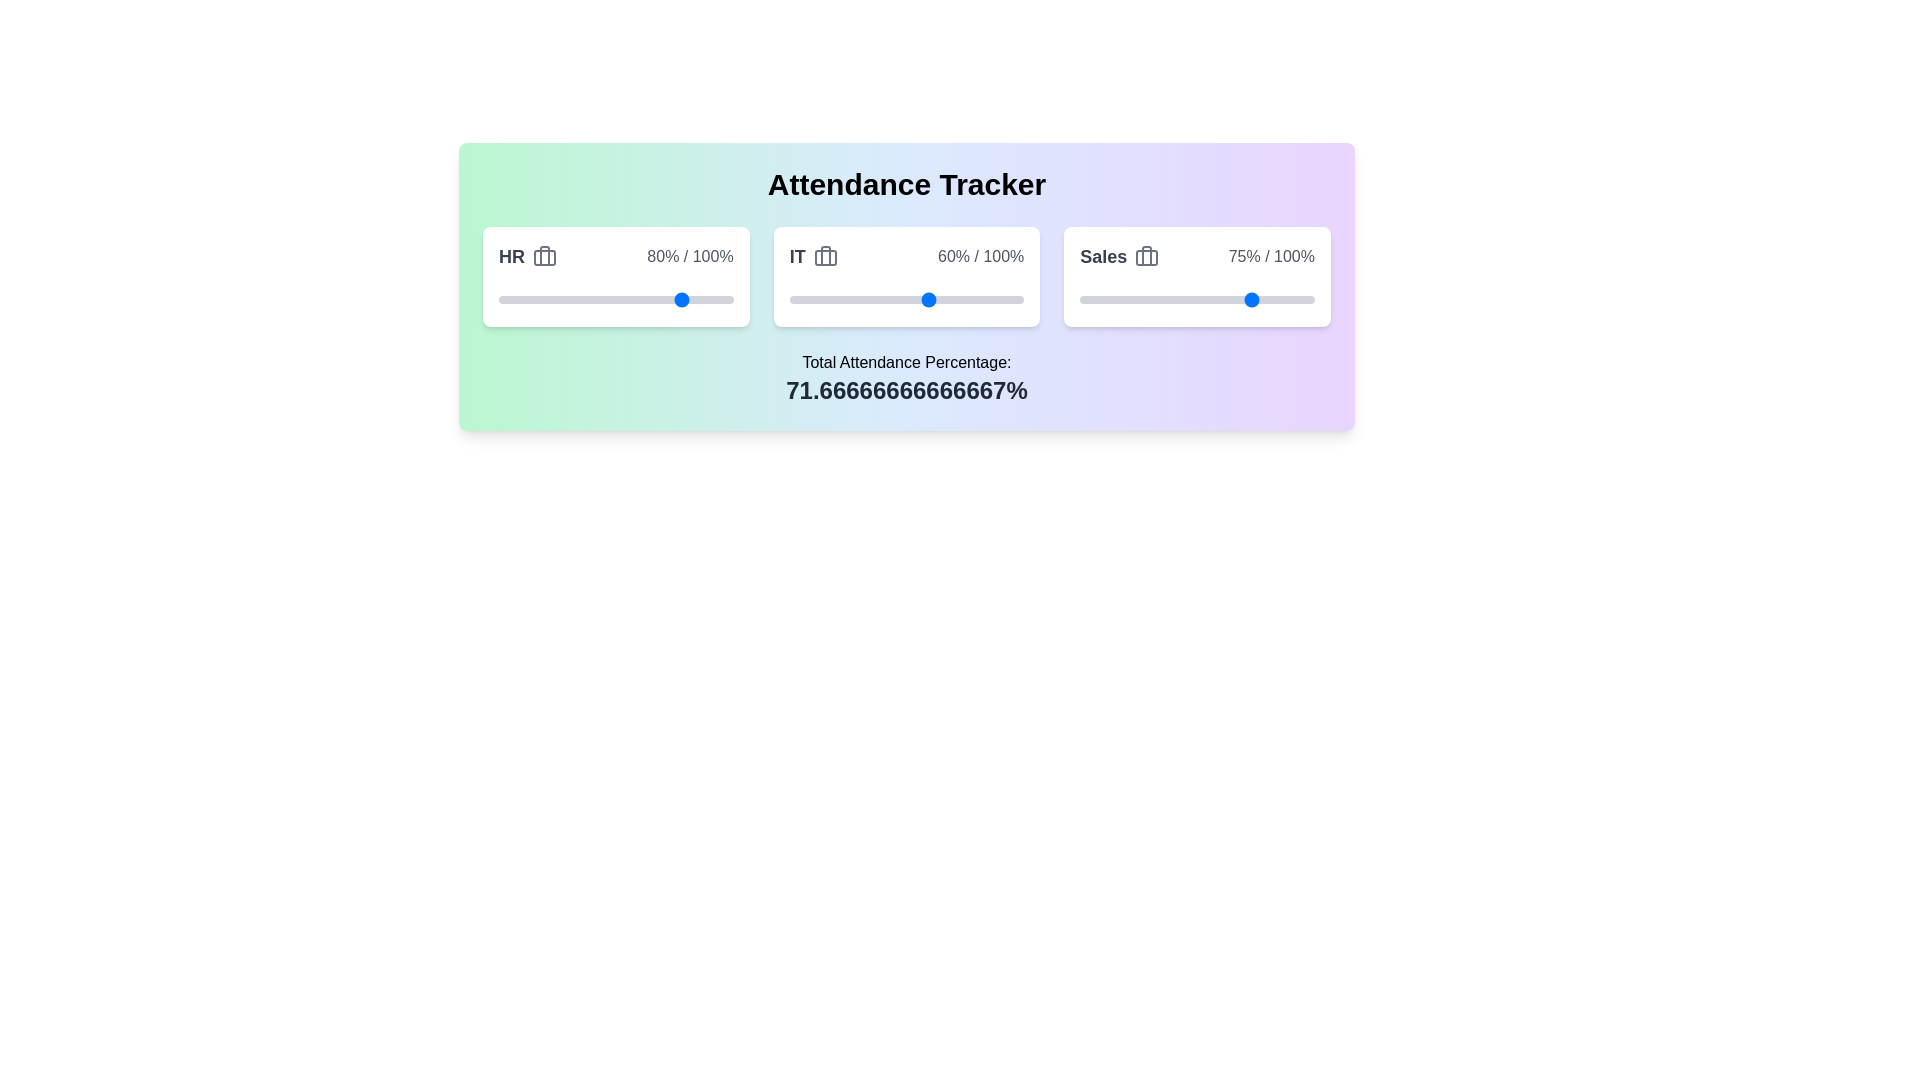  Describe the element at coordinates (974, 300) in the screenshot. I see `the IT attendance slider` at that location.